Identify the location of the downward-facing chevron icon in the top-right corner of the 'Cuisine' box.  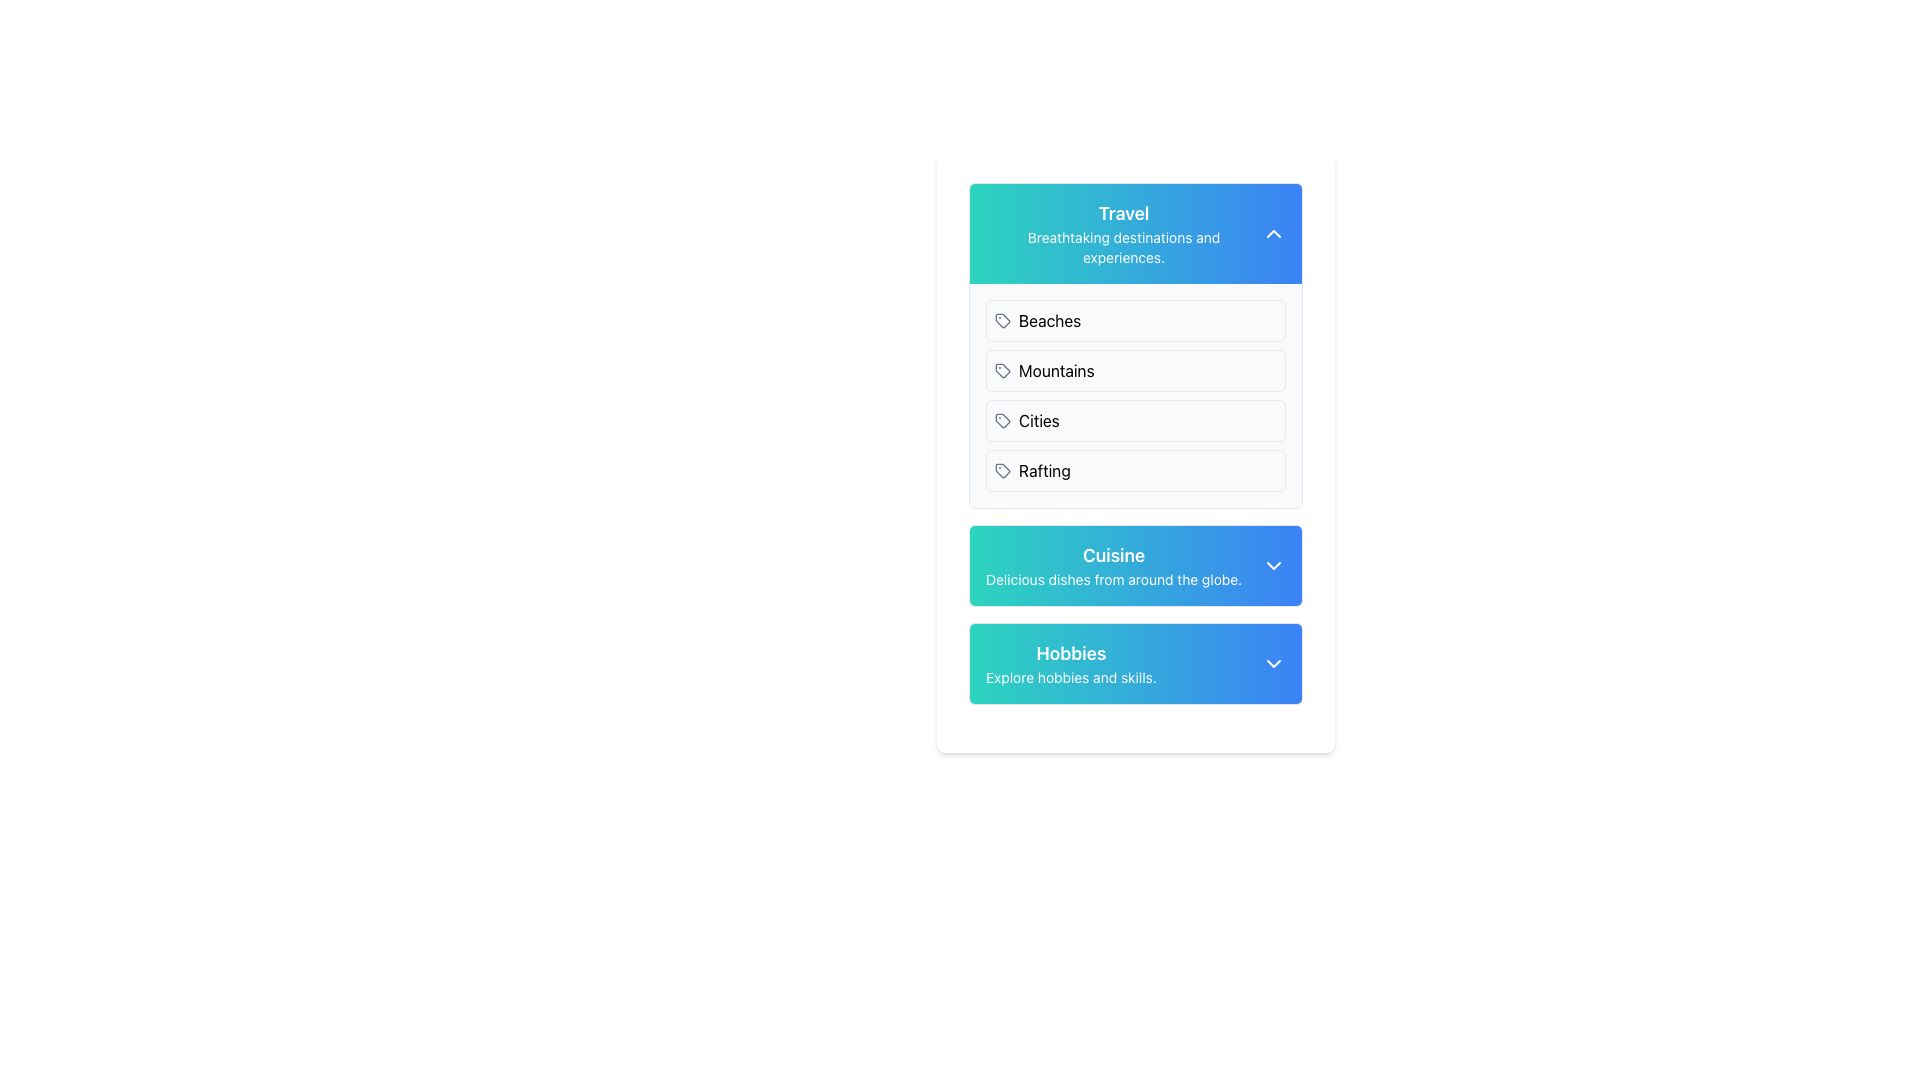
(1272, 566).